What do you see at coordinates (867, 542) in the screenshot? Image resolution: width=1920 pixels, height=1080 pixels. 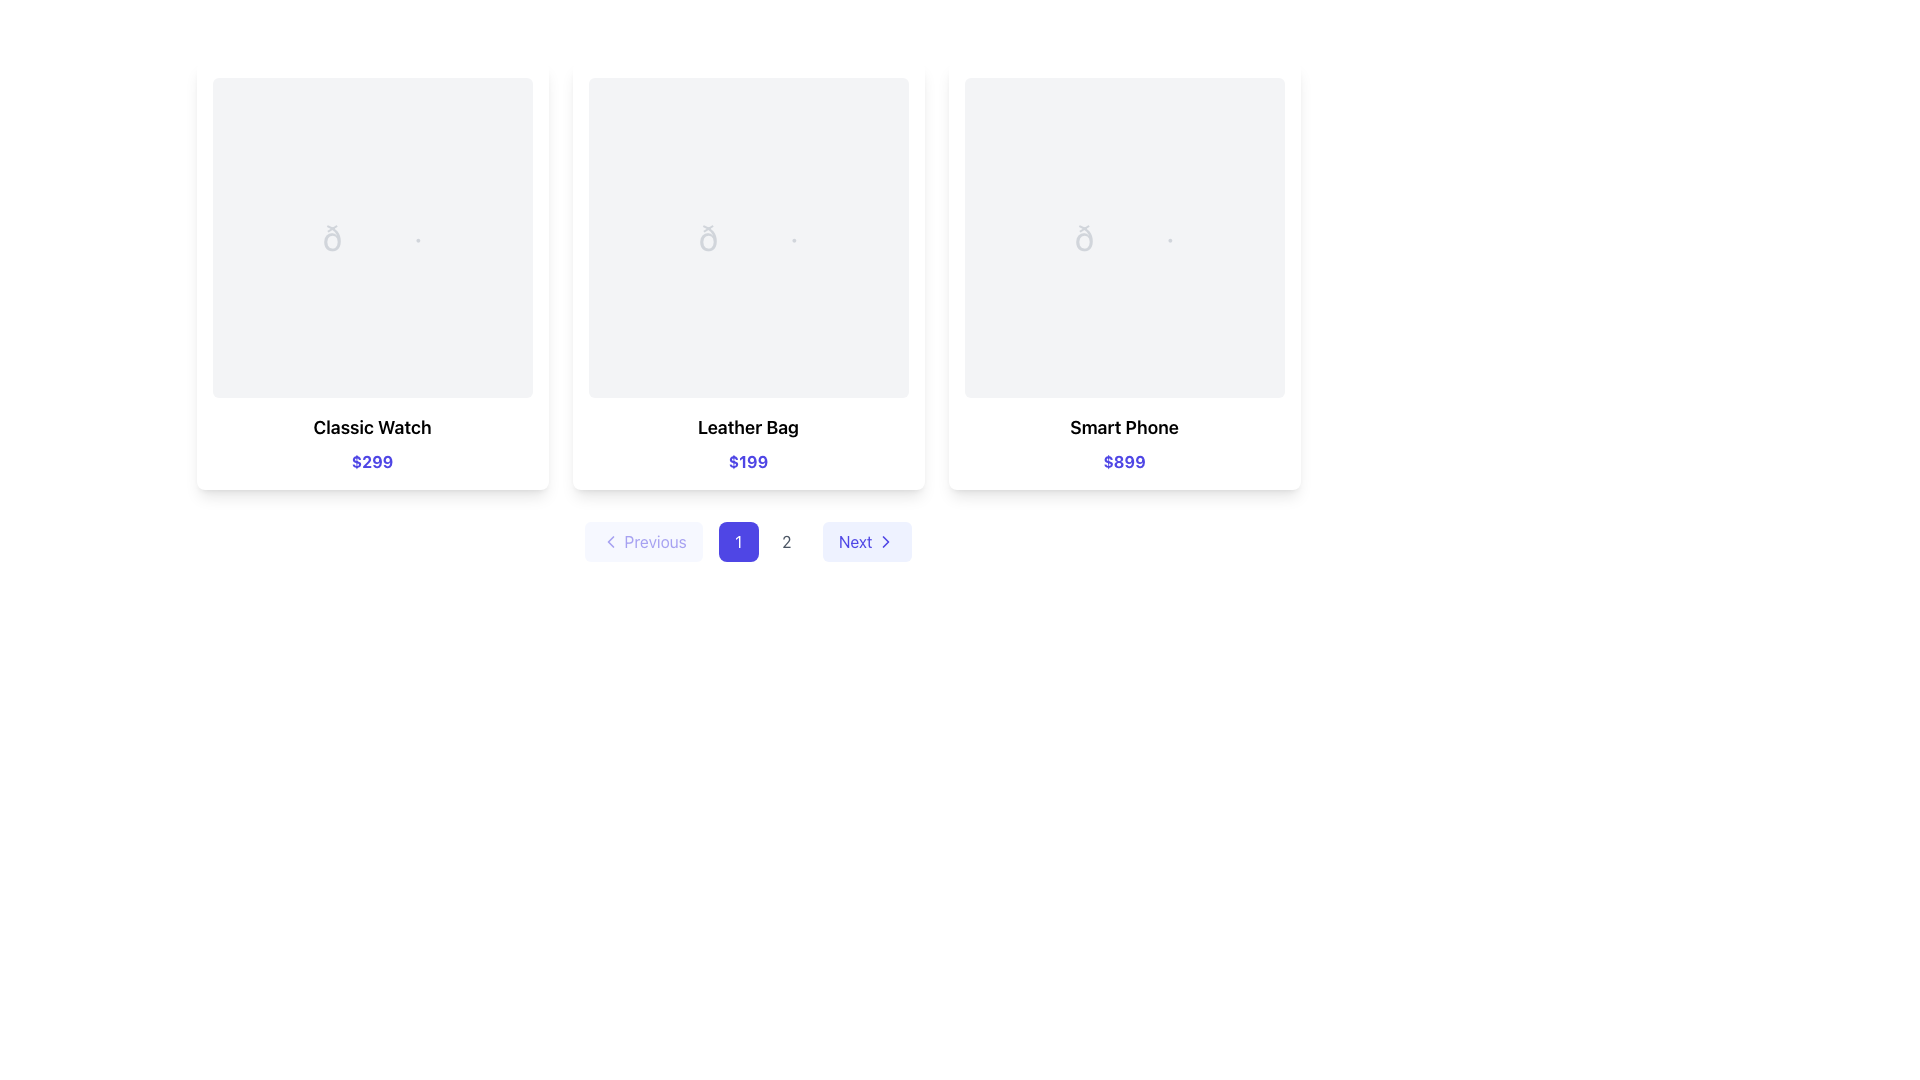 I see `the 'Next' button with a light indigo background and indigo text, which is the rightmost button` at bounding box center [867, 542].